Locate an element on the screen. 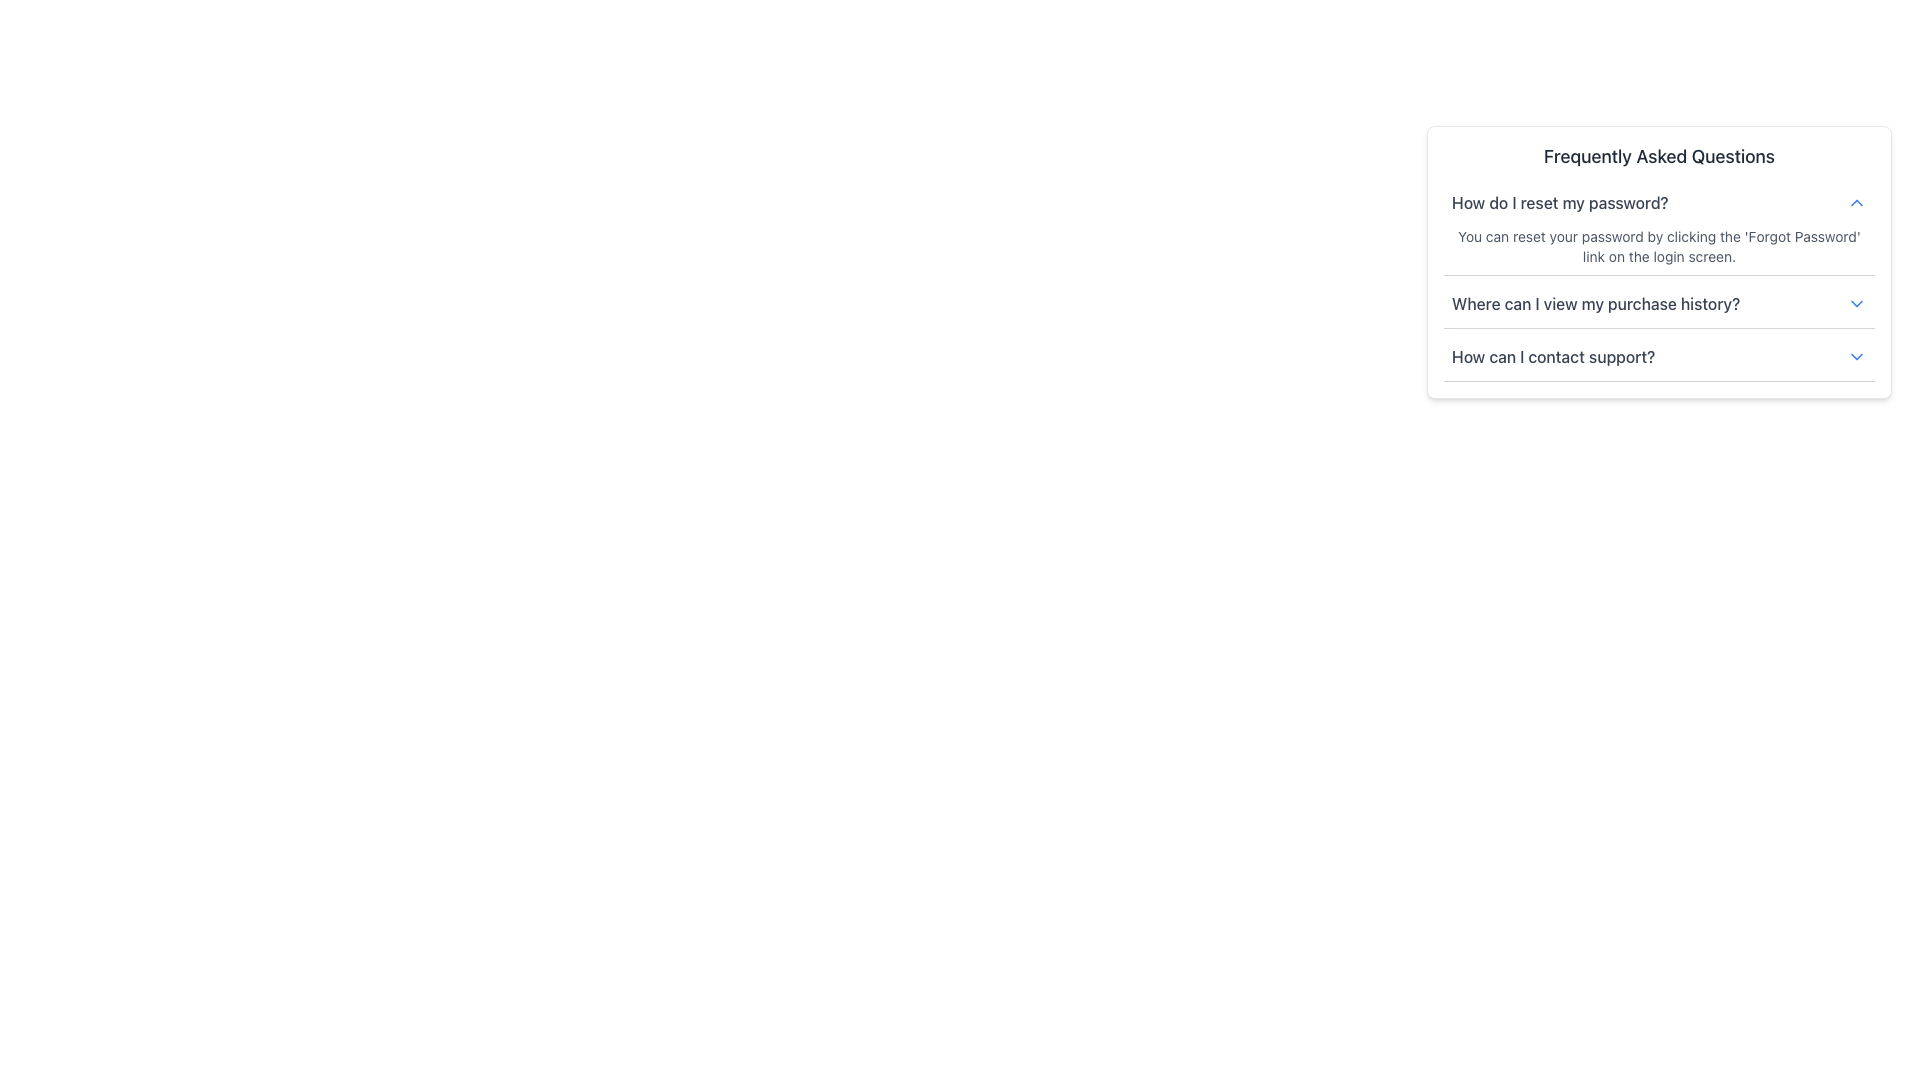 The height and width of the screenshot is (1080, 1920). the static Text header at the top of the centered white rectangular card, which denotes the section's purpose is located at coordinates (1659, 156).